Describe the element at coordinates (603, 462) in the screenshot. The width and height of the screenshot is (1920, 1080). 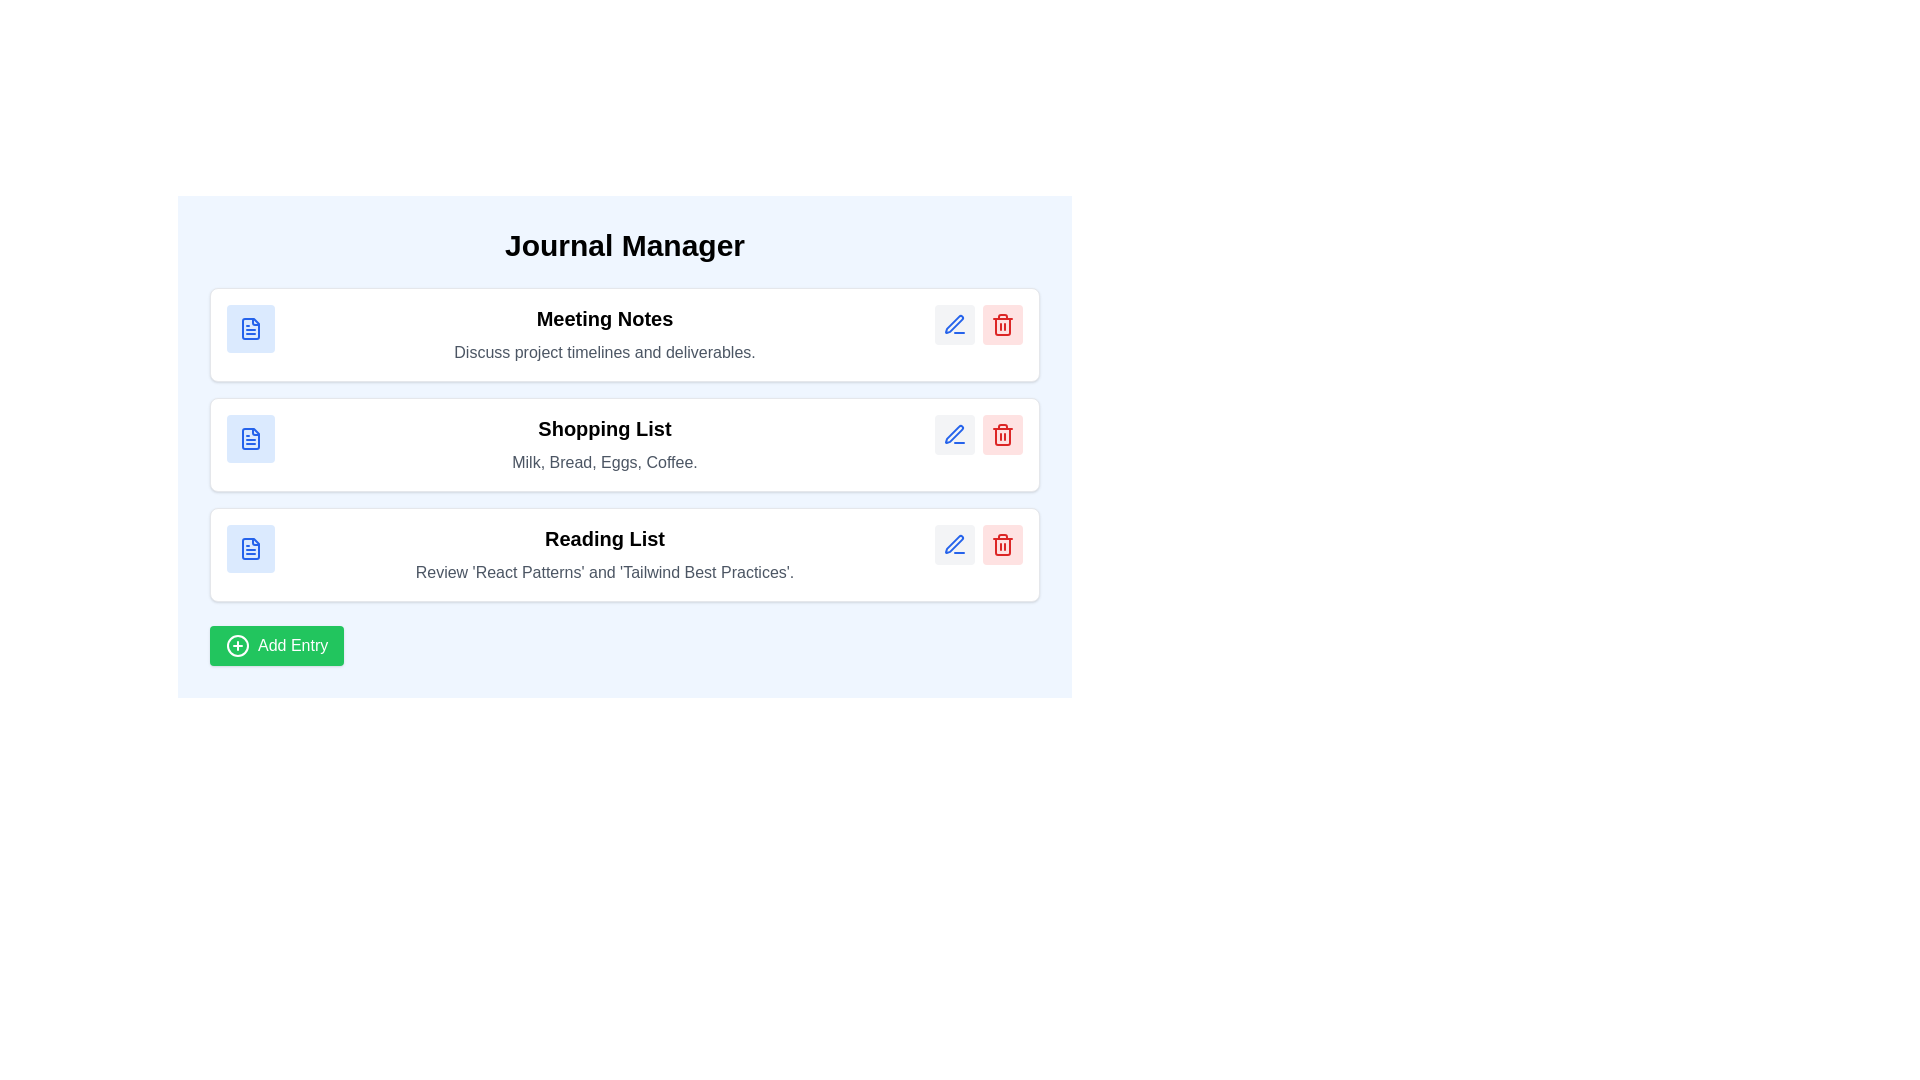
I see `the text field element that lists items in the 'Shopping List', positioned below the title 'Shopping List', and aligned with the entry's edit and delete buttons` at that location.